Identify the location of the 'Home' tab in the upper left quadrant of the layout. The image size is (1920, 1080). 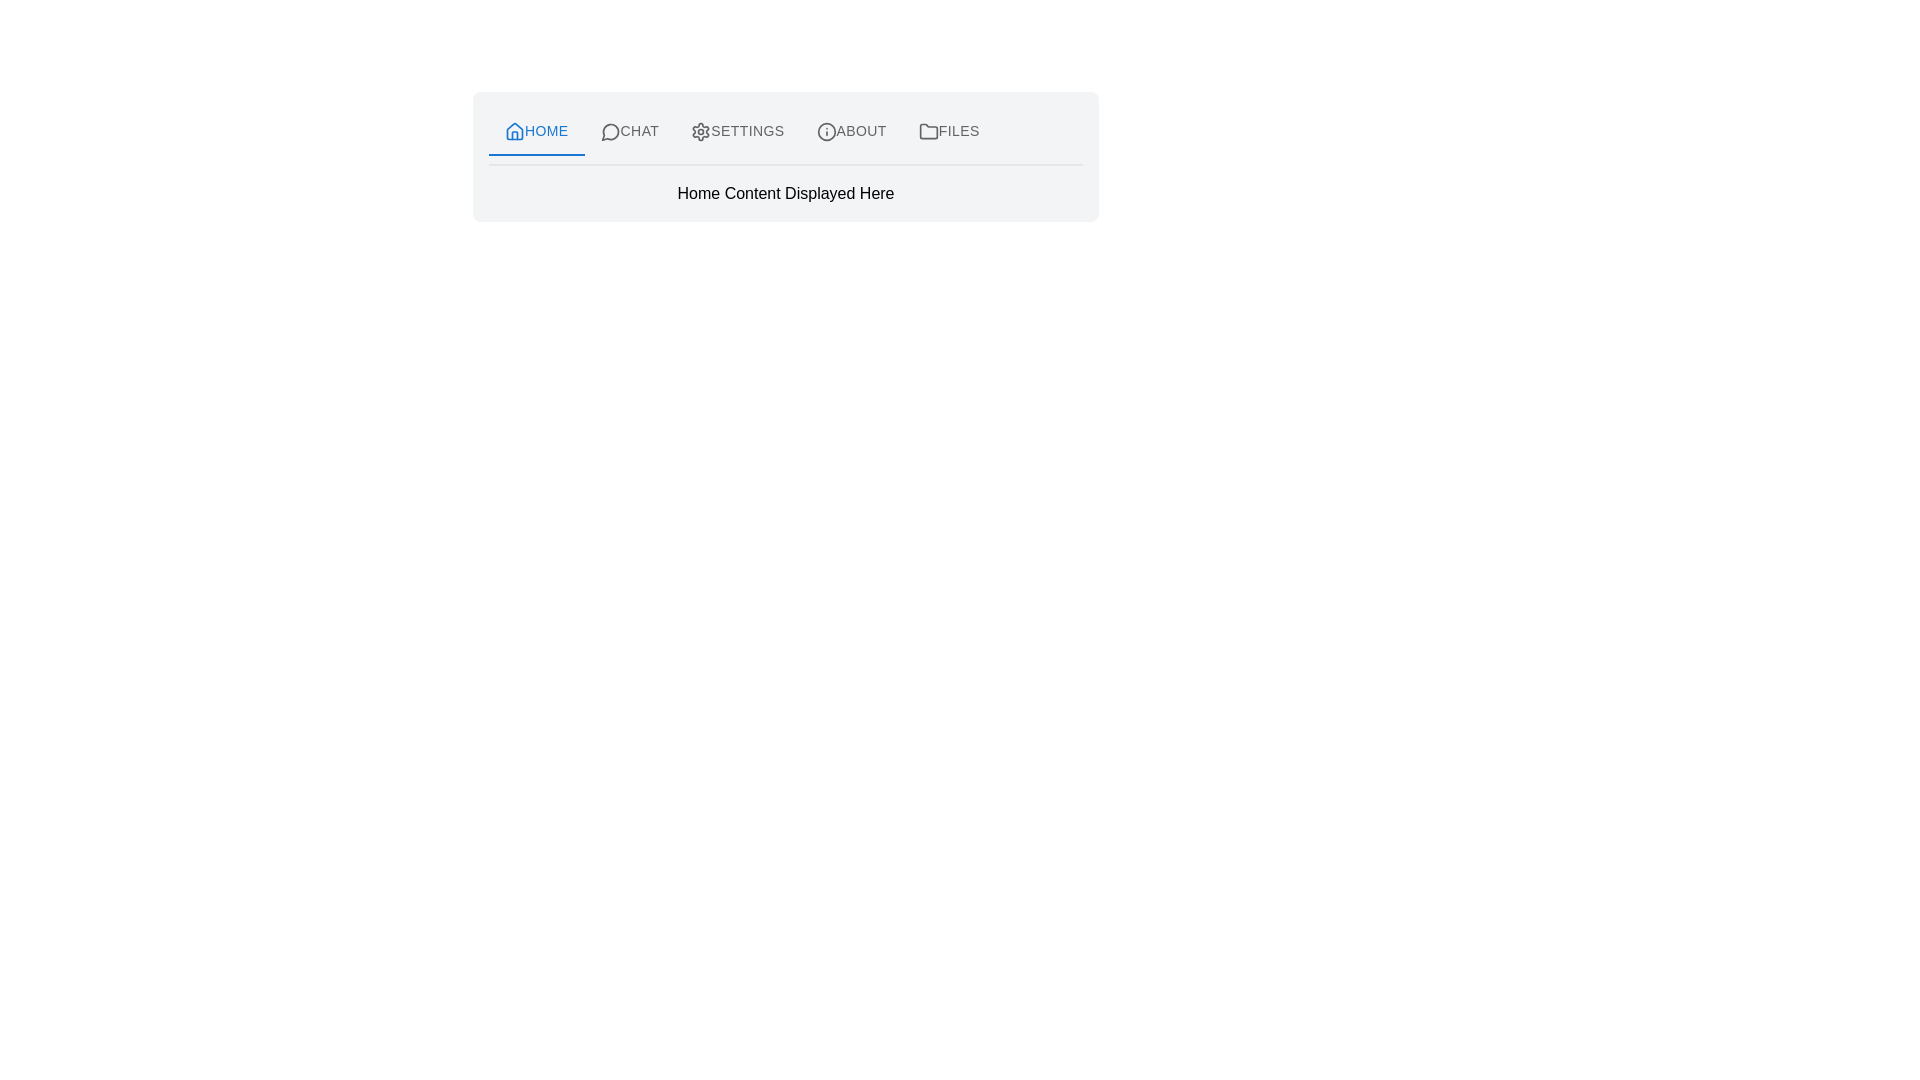
(536, 131).